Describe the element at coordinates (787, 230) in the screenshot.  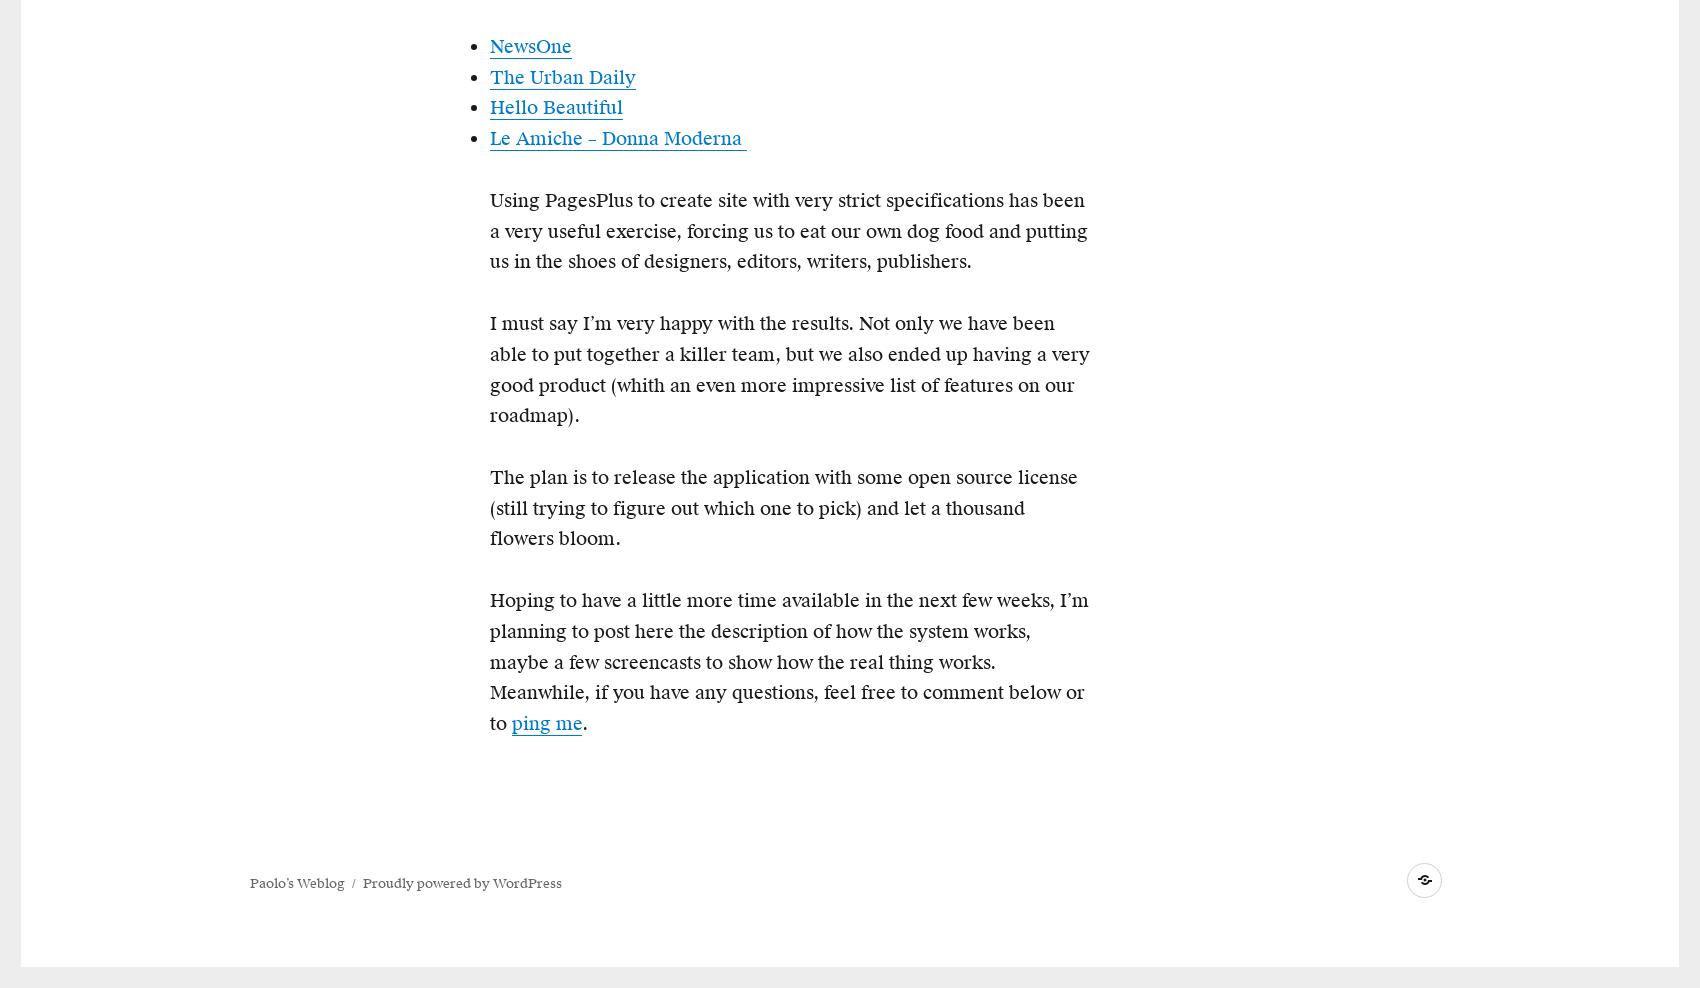
I see `'Using PagesPlus to create site with very strict specifications has been a very useful exercise, forcing us to eat our own dog food and putting us in the shoes of designers, editors, writers, publishers.'` at that location.